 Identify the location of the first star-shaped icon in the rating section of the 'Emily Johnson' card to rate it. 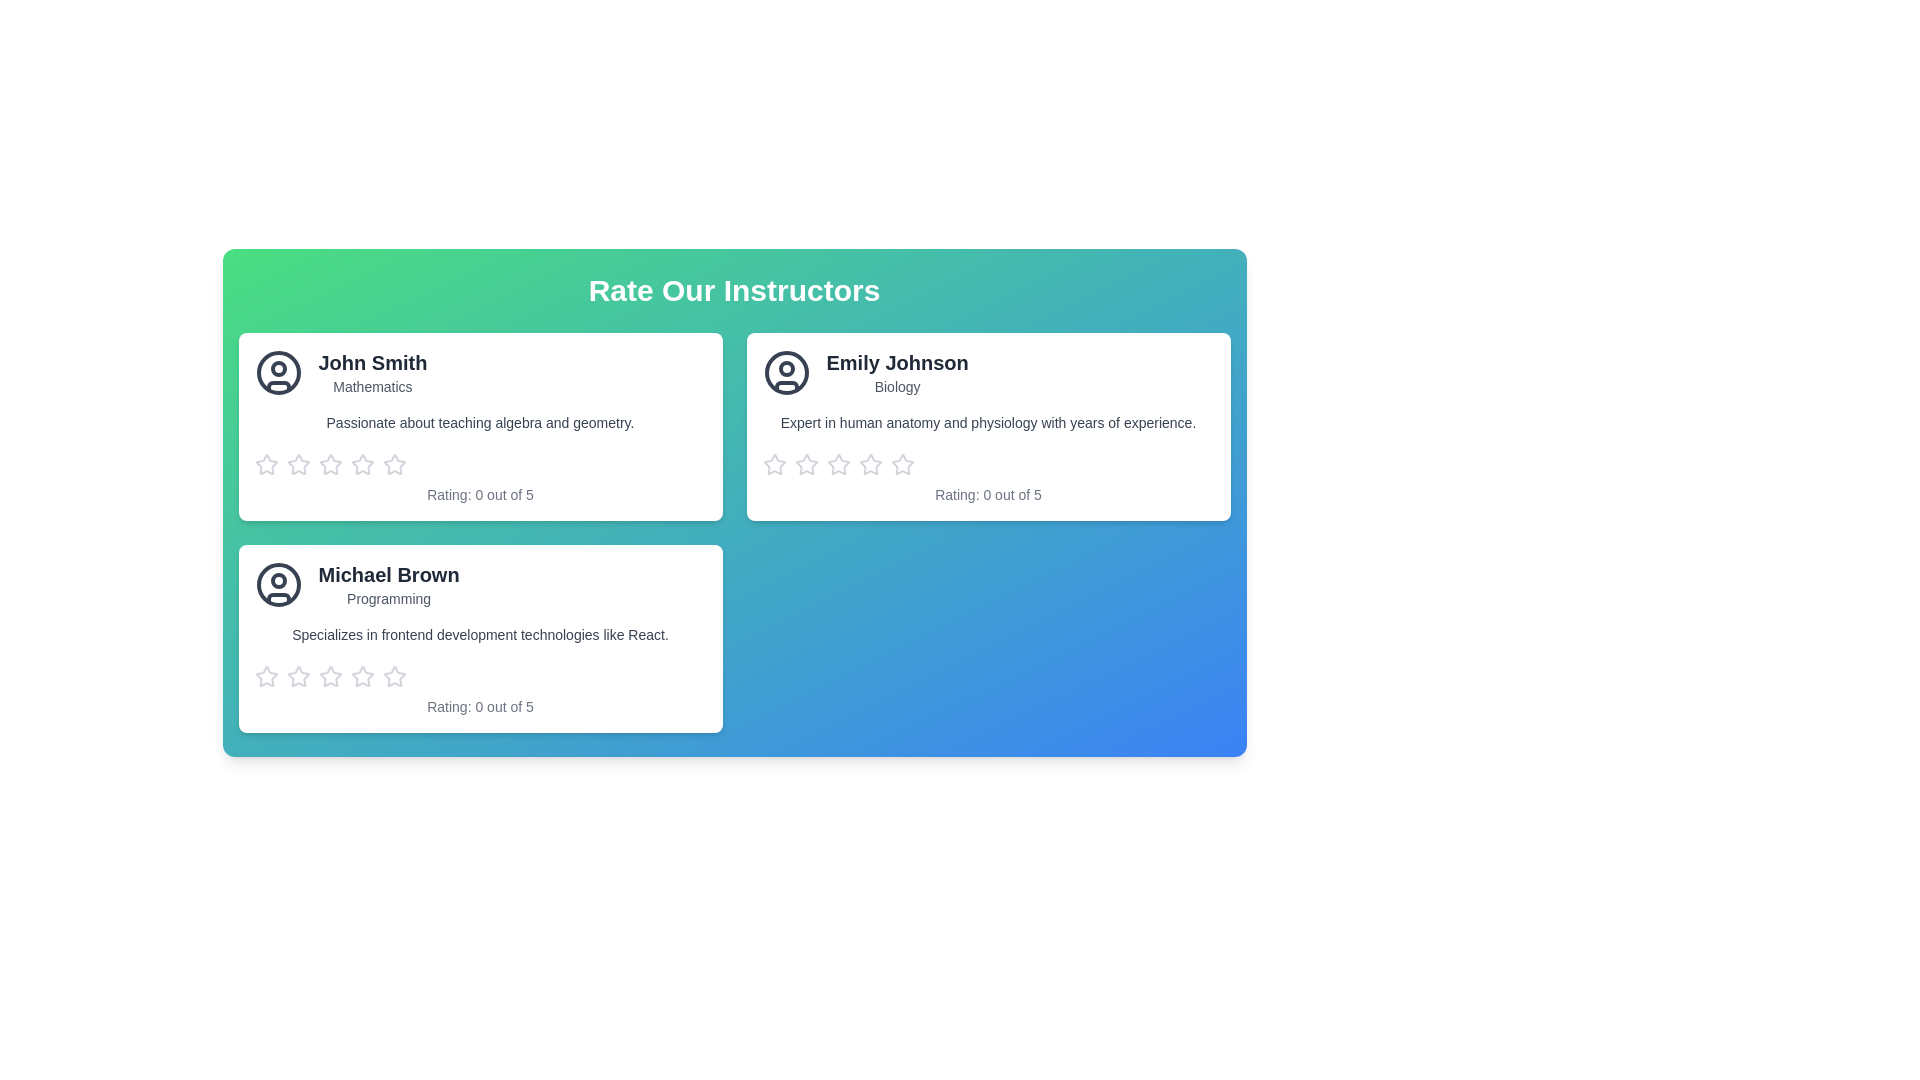
(806, 464).